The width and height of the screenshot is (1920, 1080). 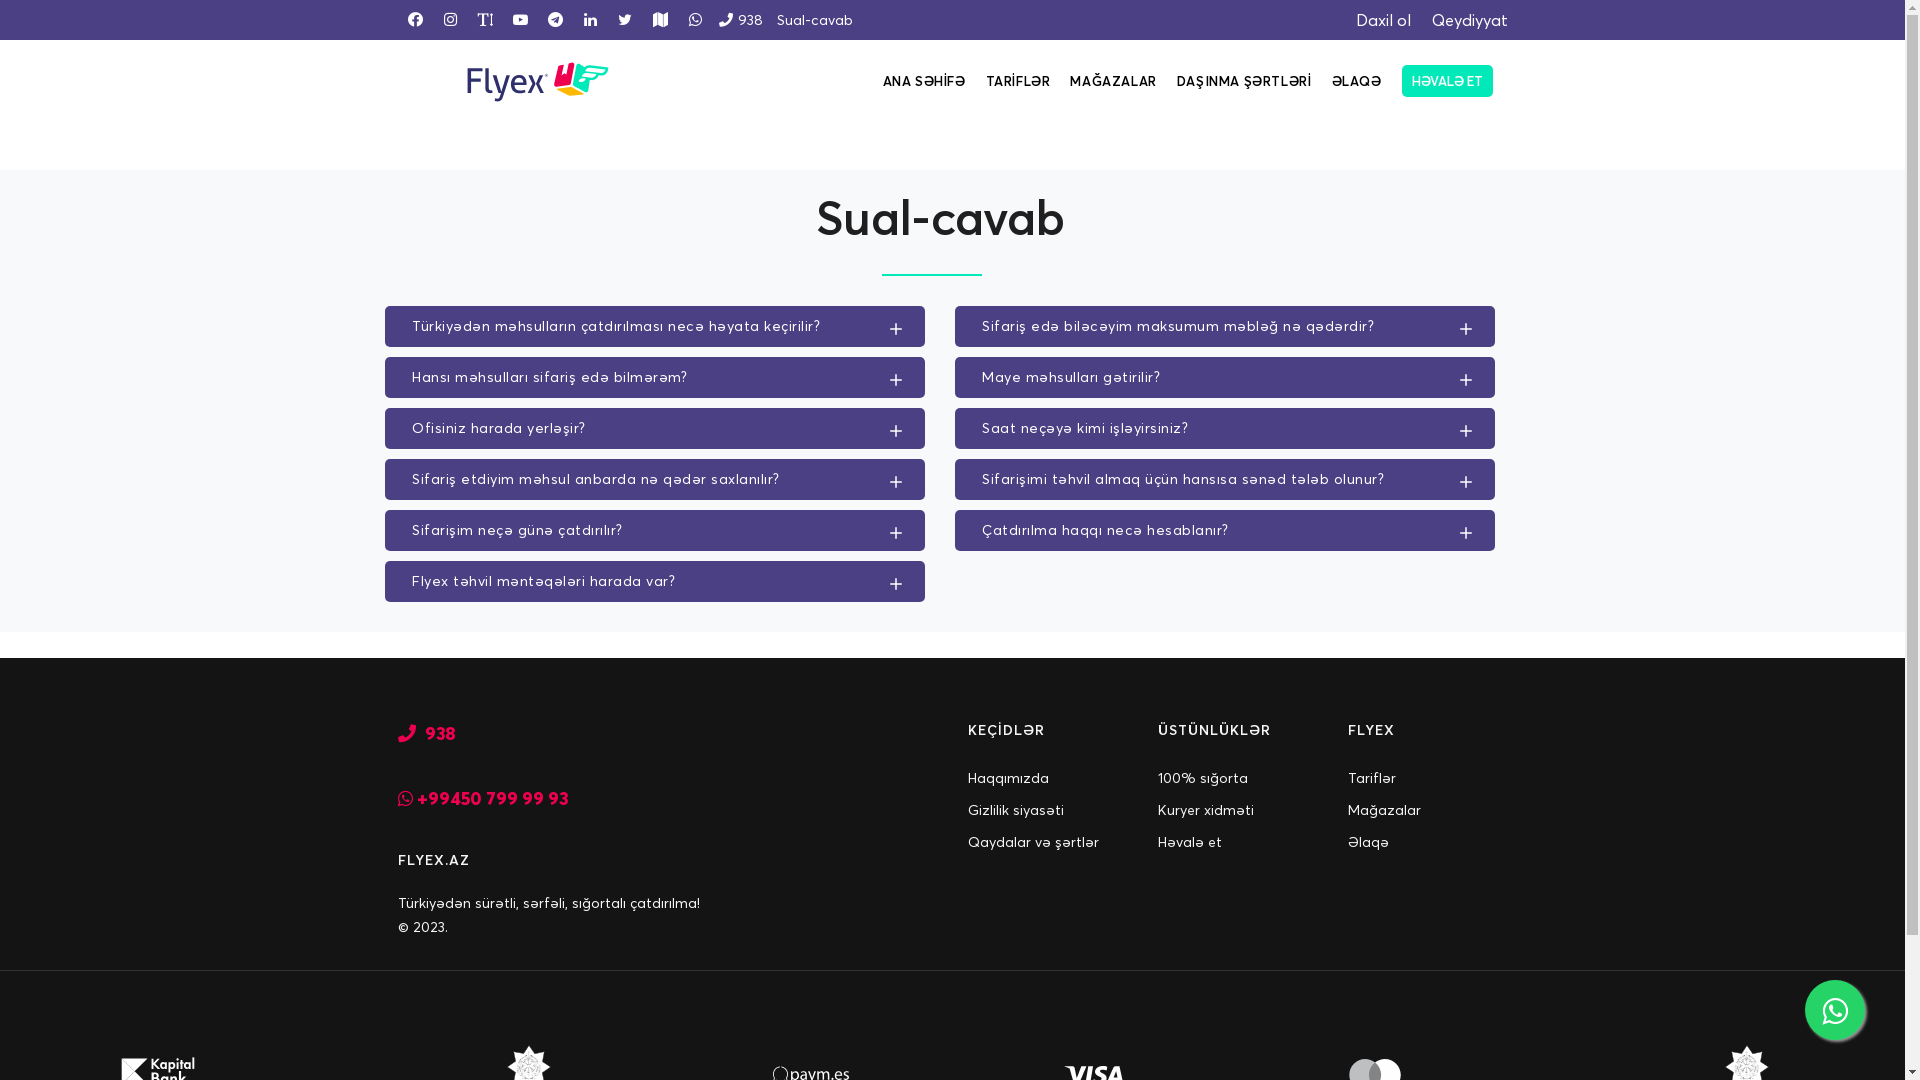 What do you see at coordinates (1372, 19) in the screenshot?
I see `'Daxil ol'` at bounding box center [1372, 19].